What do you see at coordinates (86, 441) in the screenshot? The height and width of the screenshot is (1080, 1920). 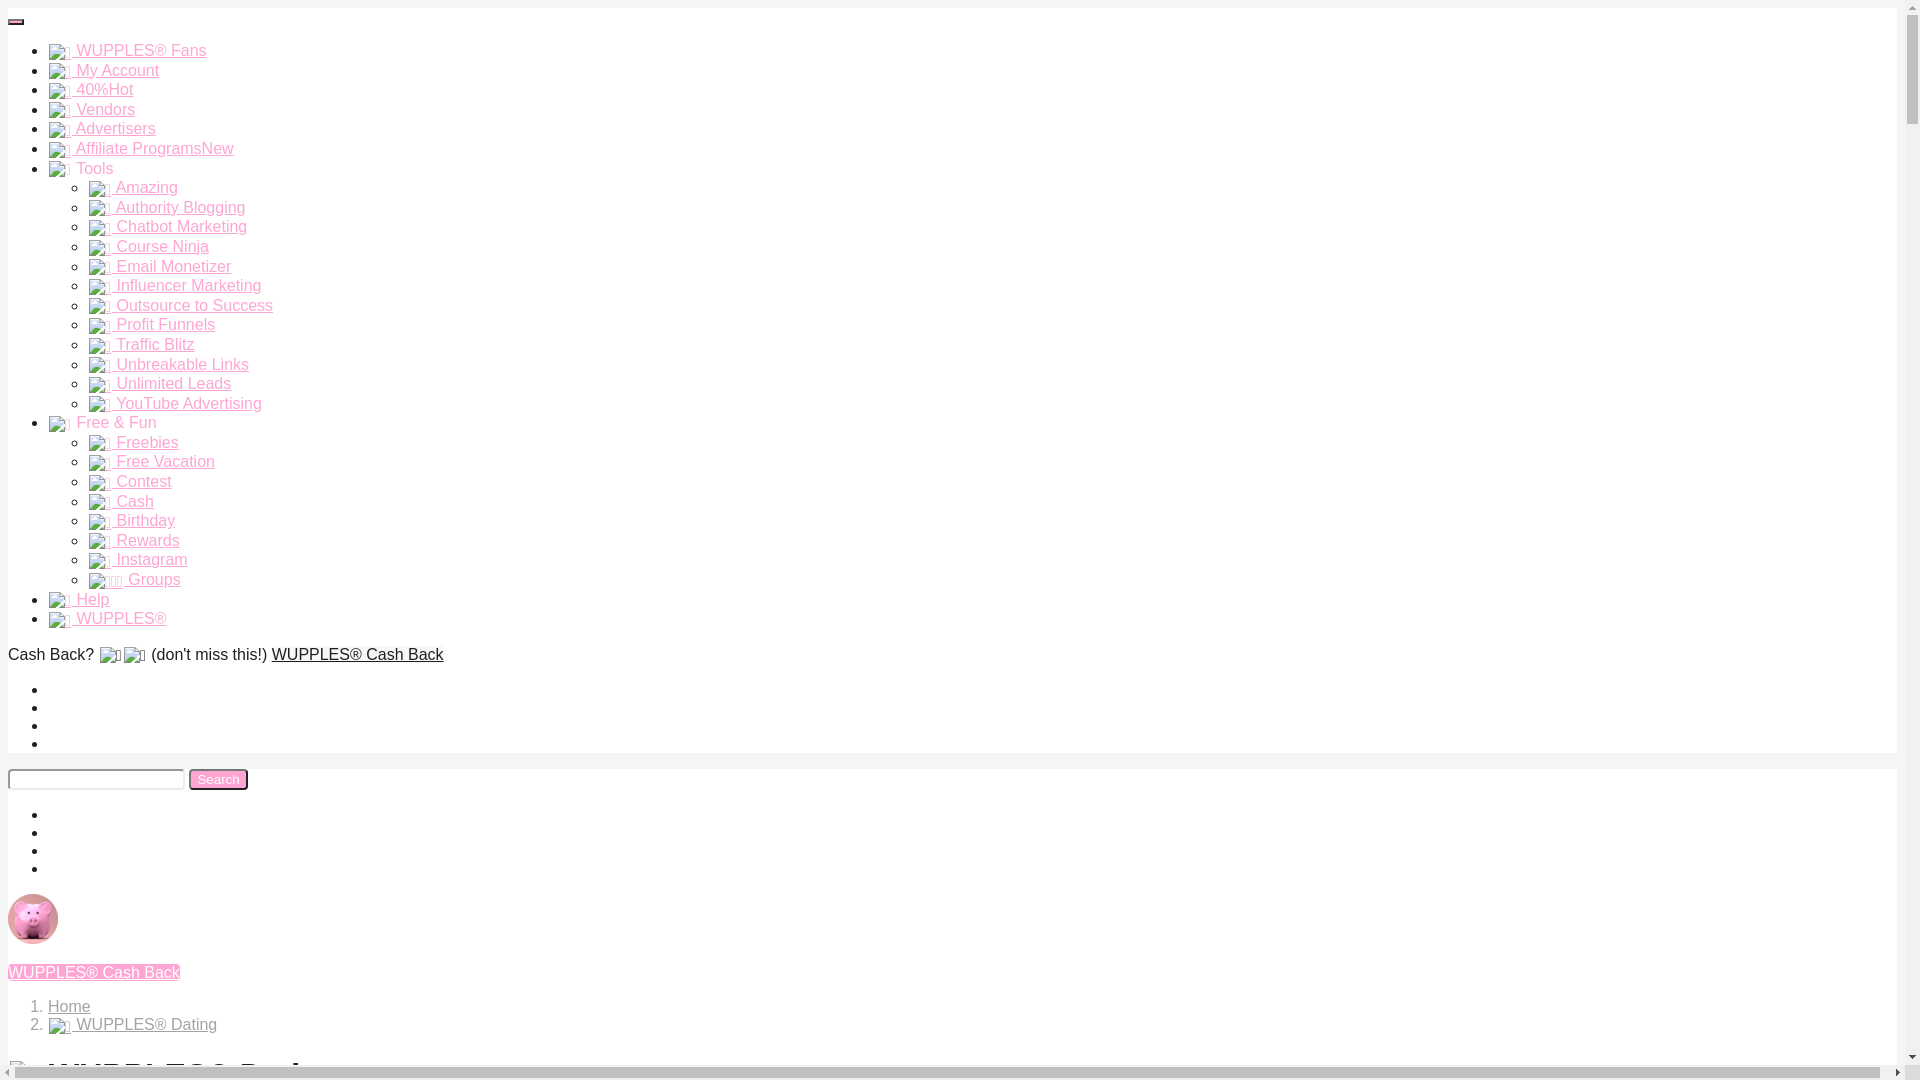 I see `'Freebies'` at bounding box center [86, 441].